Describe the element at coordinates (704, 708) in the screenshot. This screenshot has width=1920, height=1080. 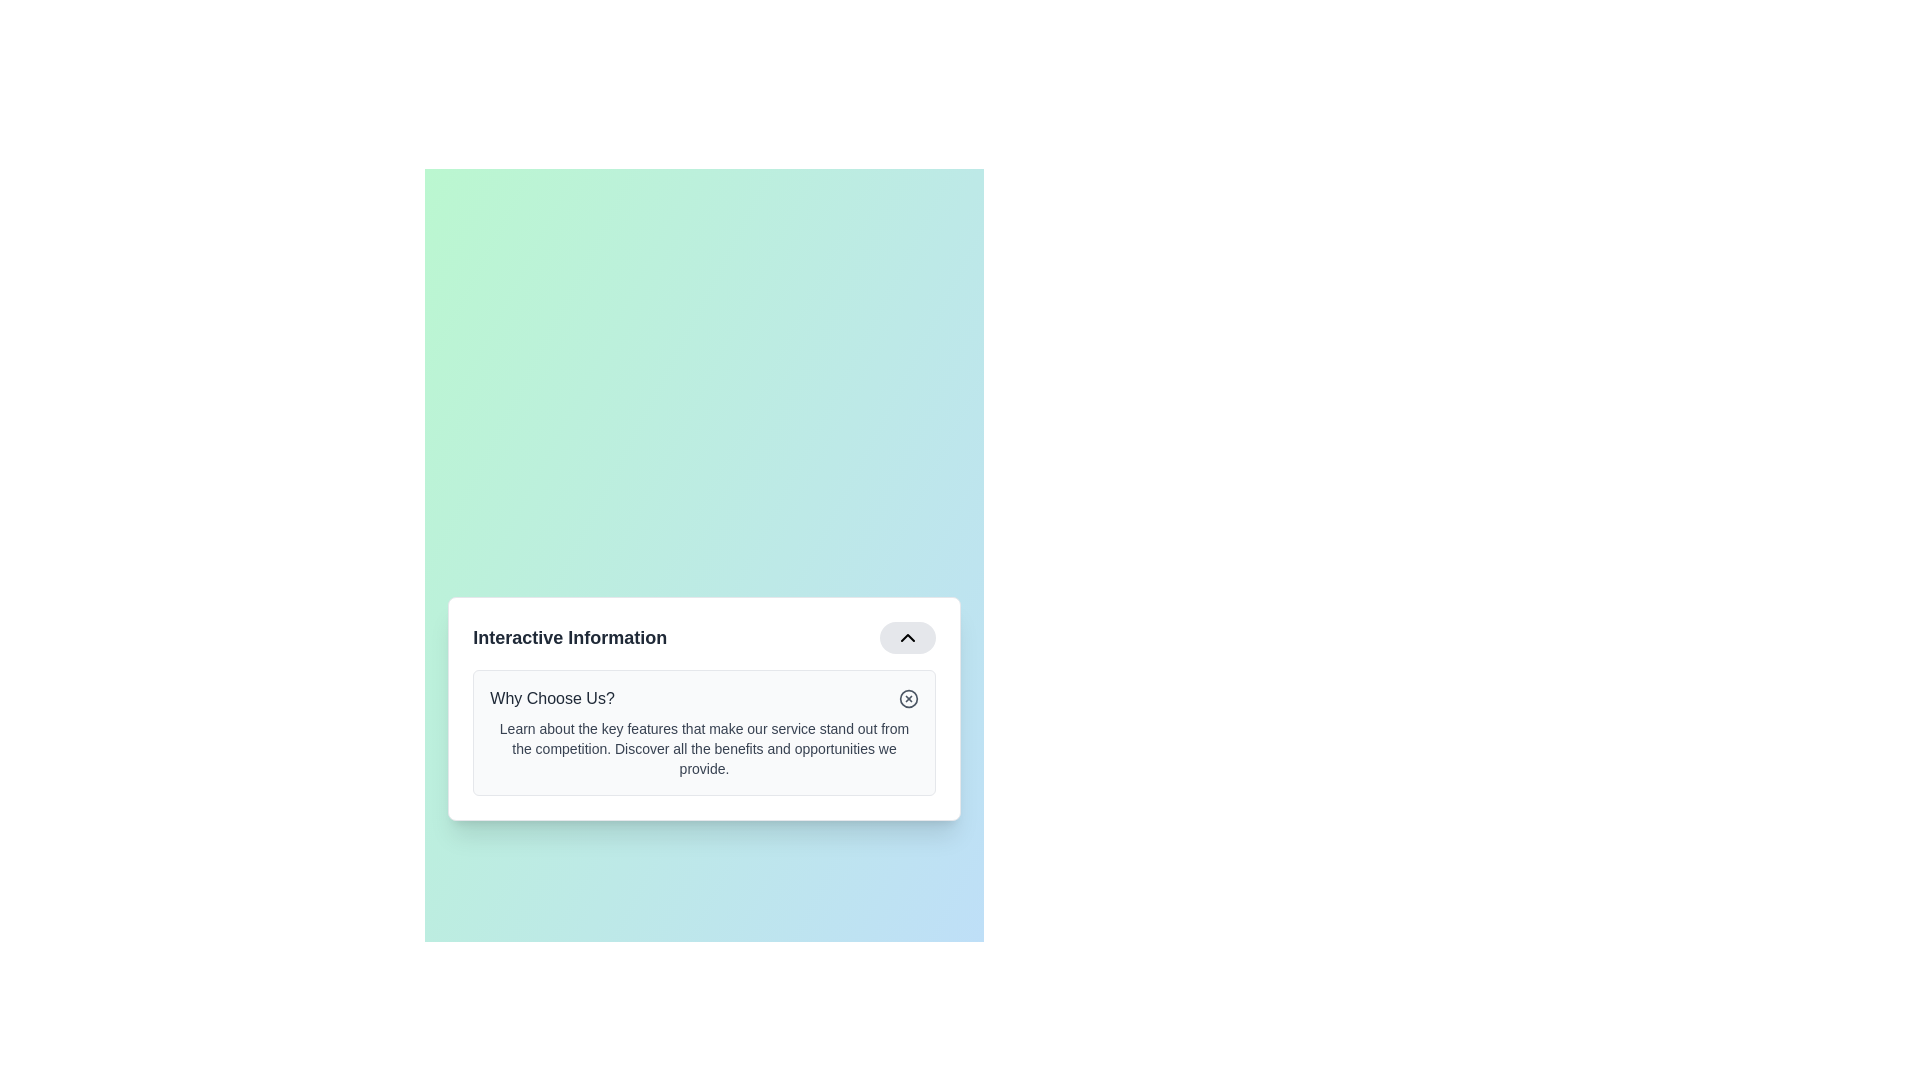
I see `the collapsible information panel titled 'Interactive Information'` at that location.